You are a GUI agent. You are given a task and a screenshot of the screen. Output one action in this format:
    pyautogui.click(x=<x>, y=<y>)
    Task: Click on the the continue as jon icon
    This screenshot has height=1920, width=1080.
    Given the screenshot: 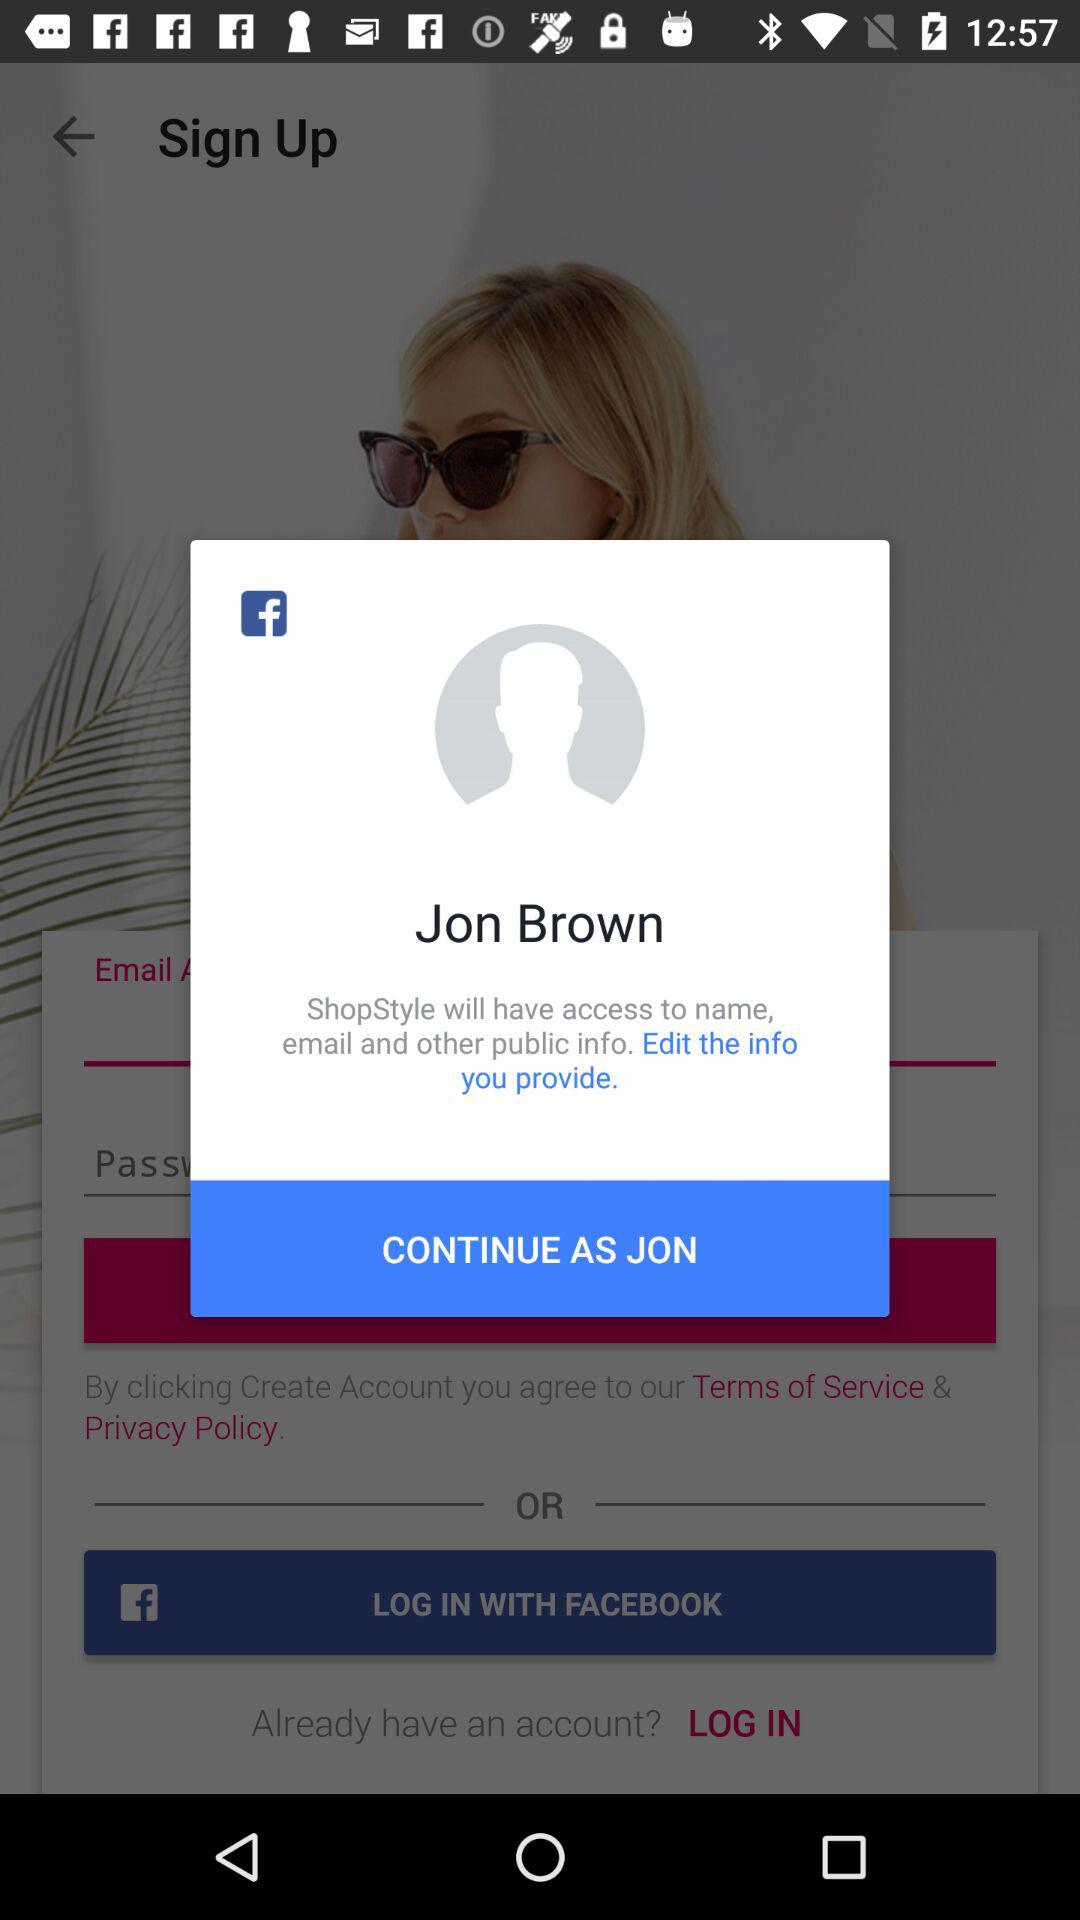 What is the action you would take?
    pyautogui.click(x=540, y=1247)
    